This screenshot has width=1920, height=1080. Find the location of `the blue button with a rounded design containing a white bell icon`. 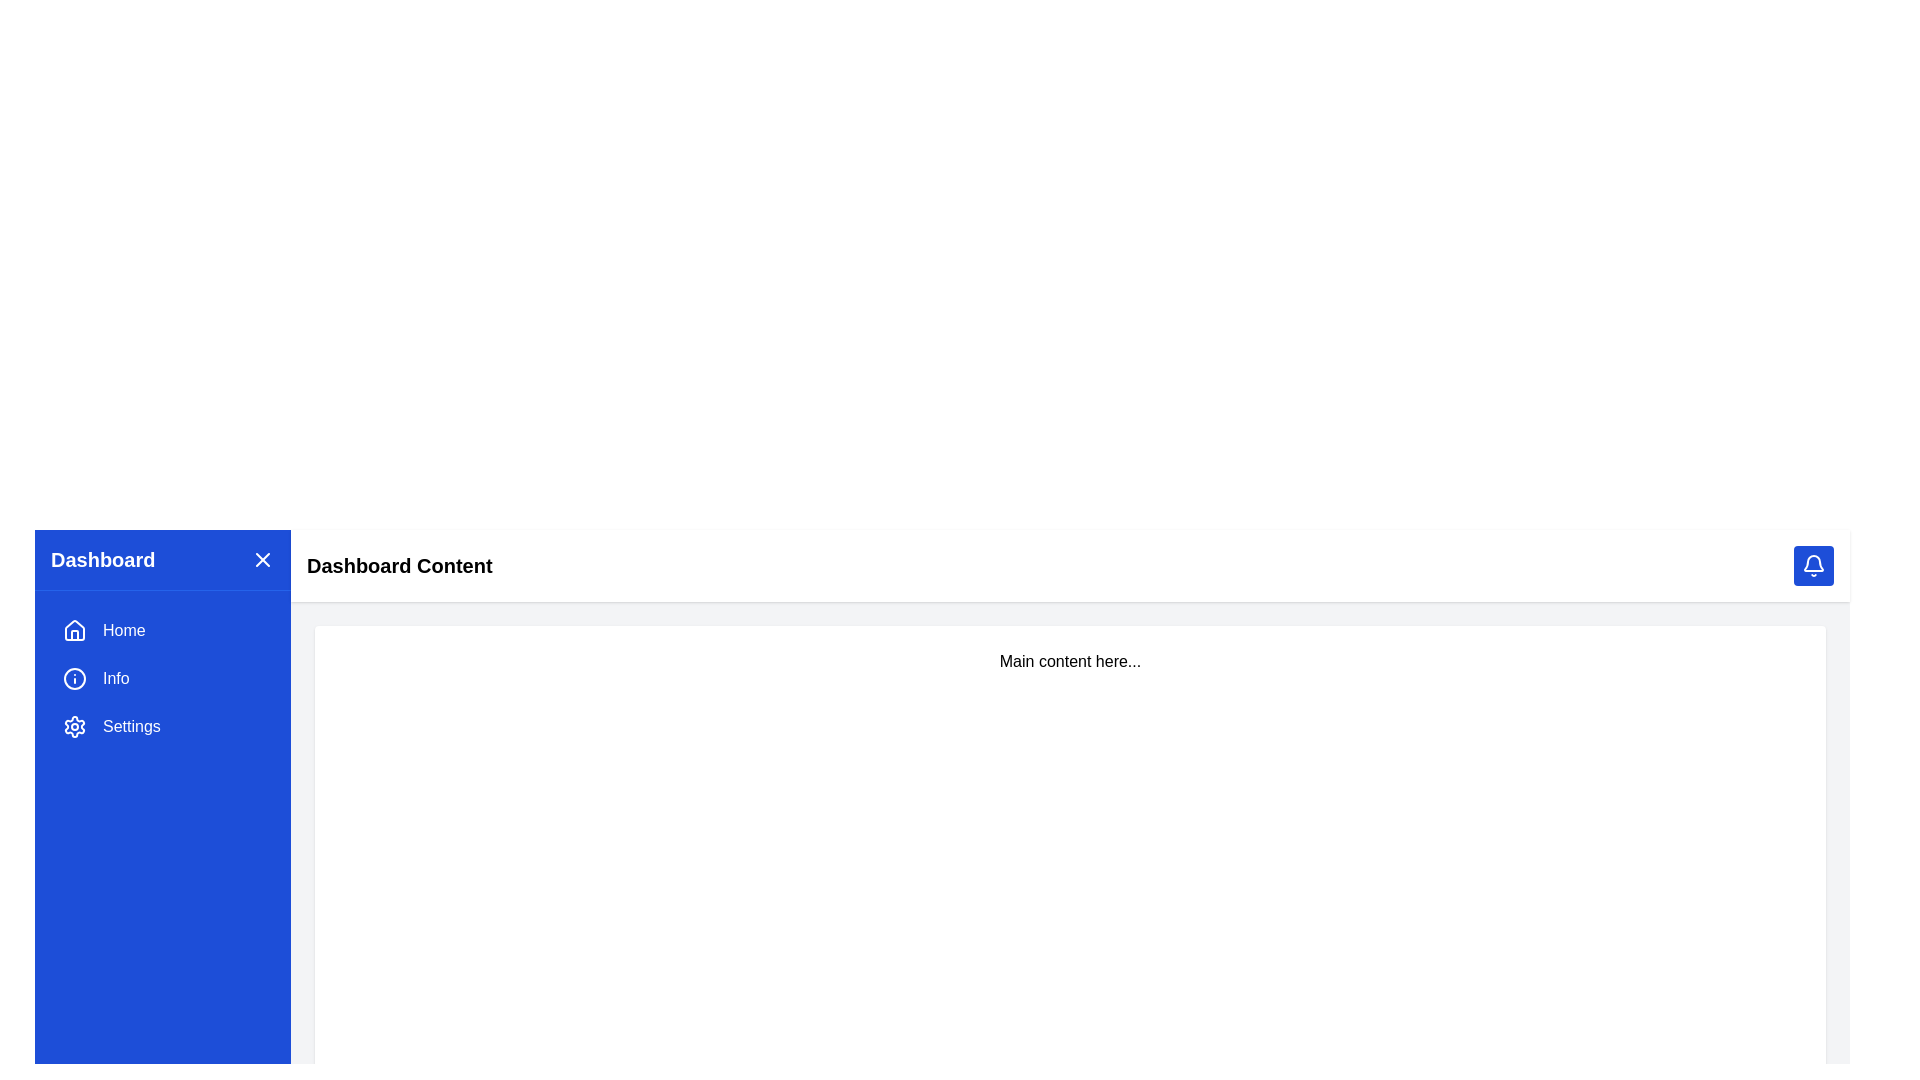

the blue button with a rounded design containing a white bell icon is located at coordinates (1814, 566).